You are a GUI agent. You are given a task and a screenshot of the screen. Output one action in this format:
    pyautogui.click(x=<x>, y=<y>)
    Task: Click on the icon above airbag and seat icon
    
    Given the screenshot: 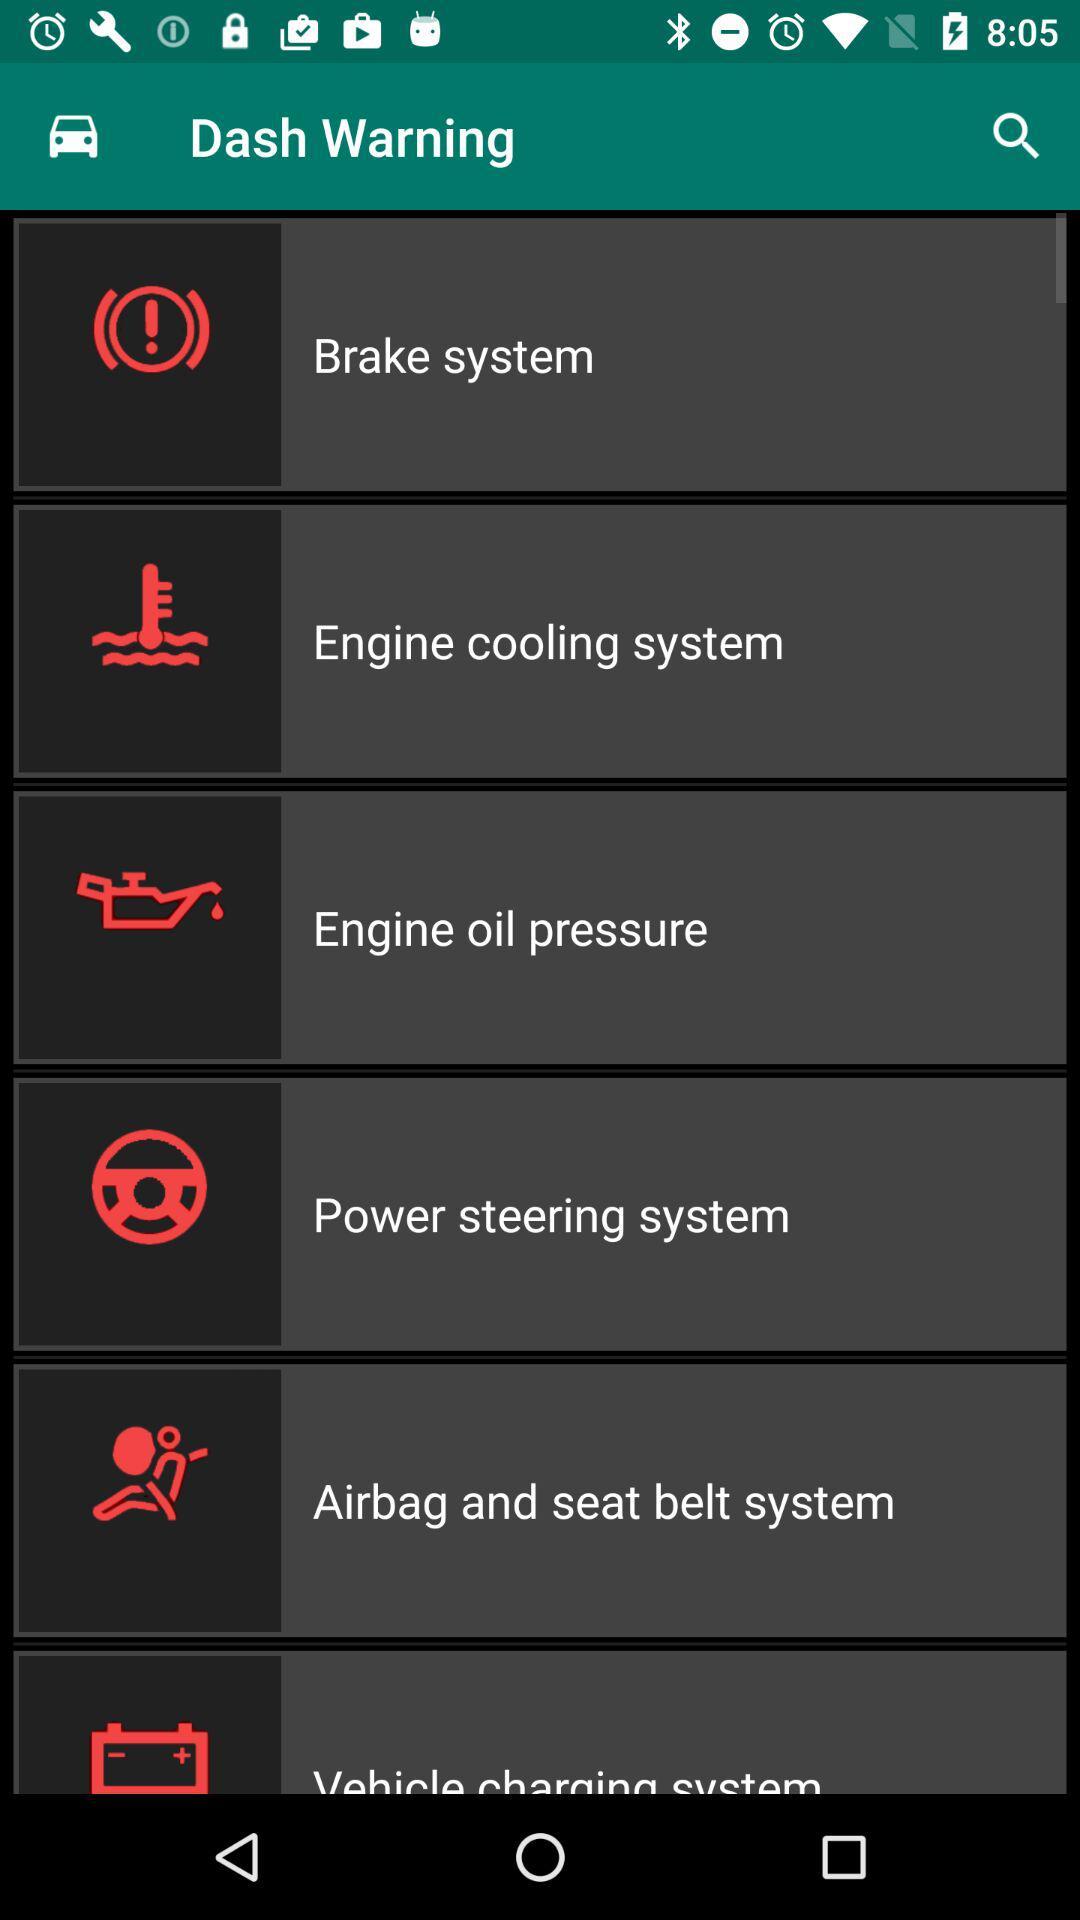 What is the action you would take?
    pyautogui.click(x=688, y=1213)
    